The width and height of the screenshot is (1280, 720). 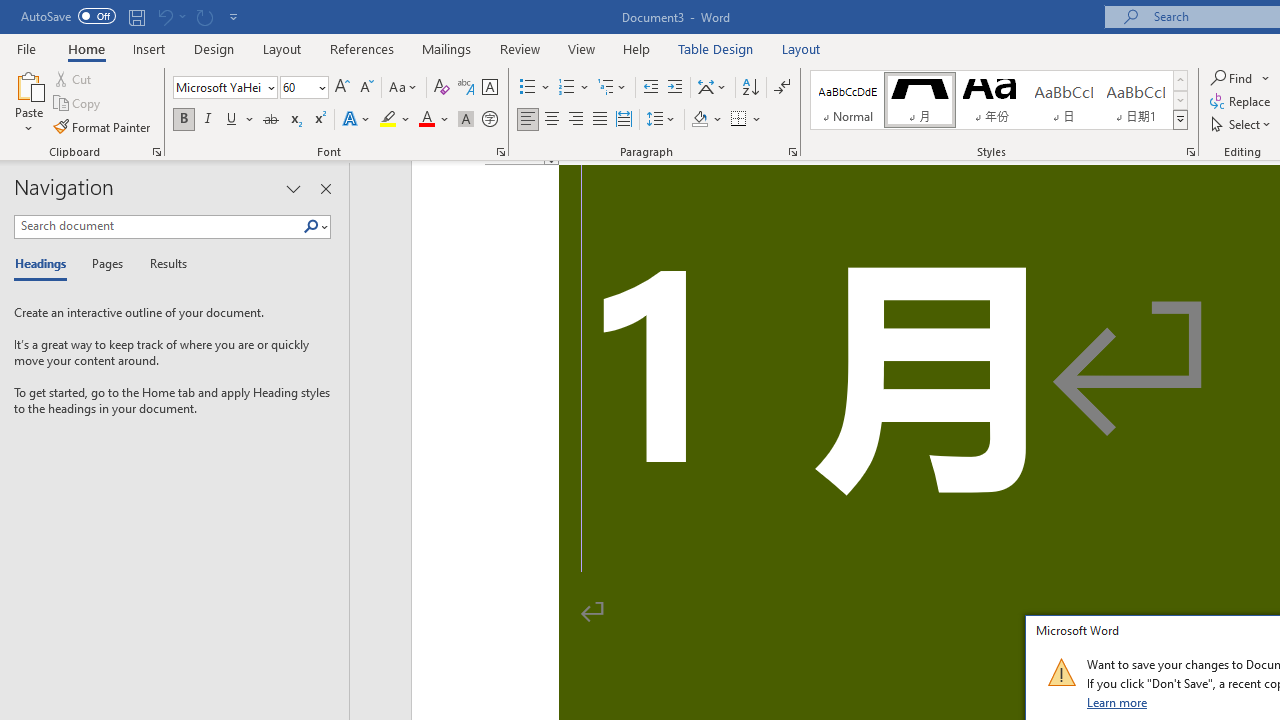 What do you see at coordinates (232, 119) in the screenshot?
I see `'Underline'` at bounding box center [232, 119].